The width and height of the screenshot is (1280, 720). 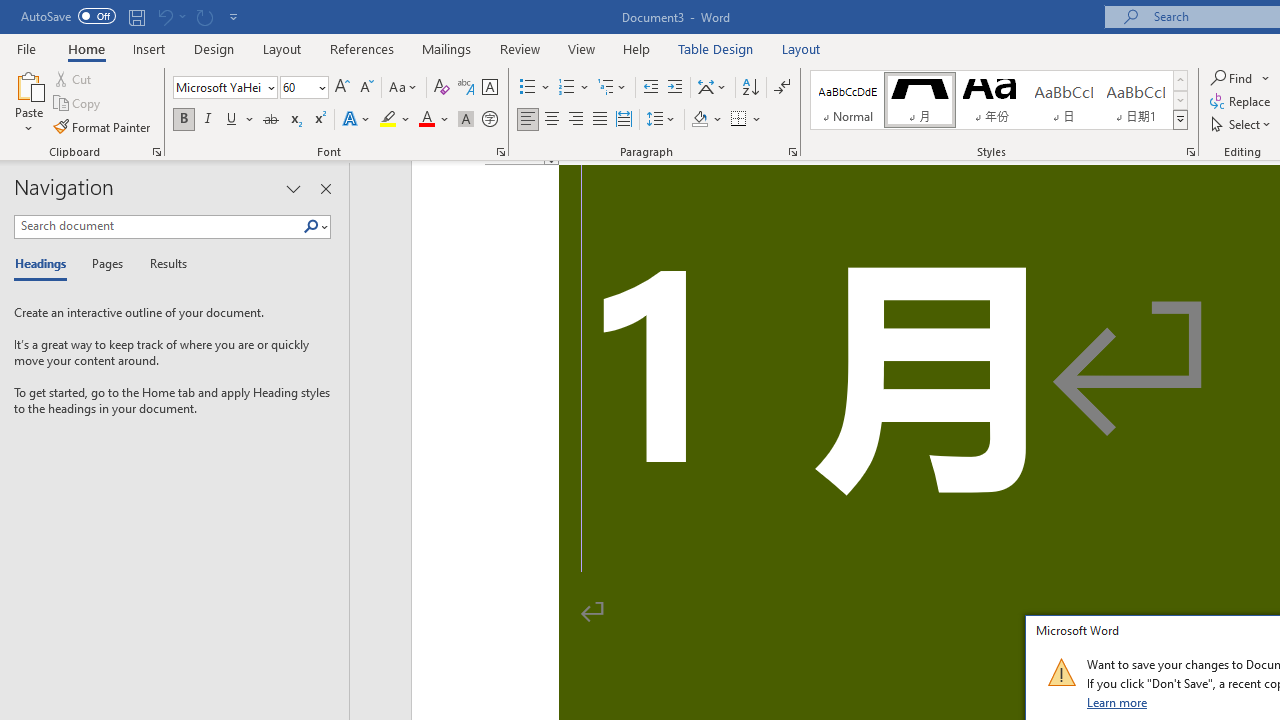 What do you see at coordinates (232, 119) in the screenshot?
I see `'Underline'` at bounding box center [232, 119].